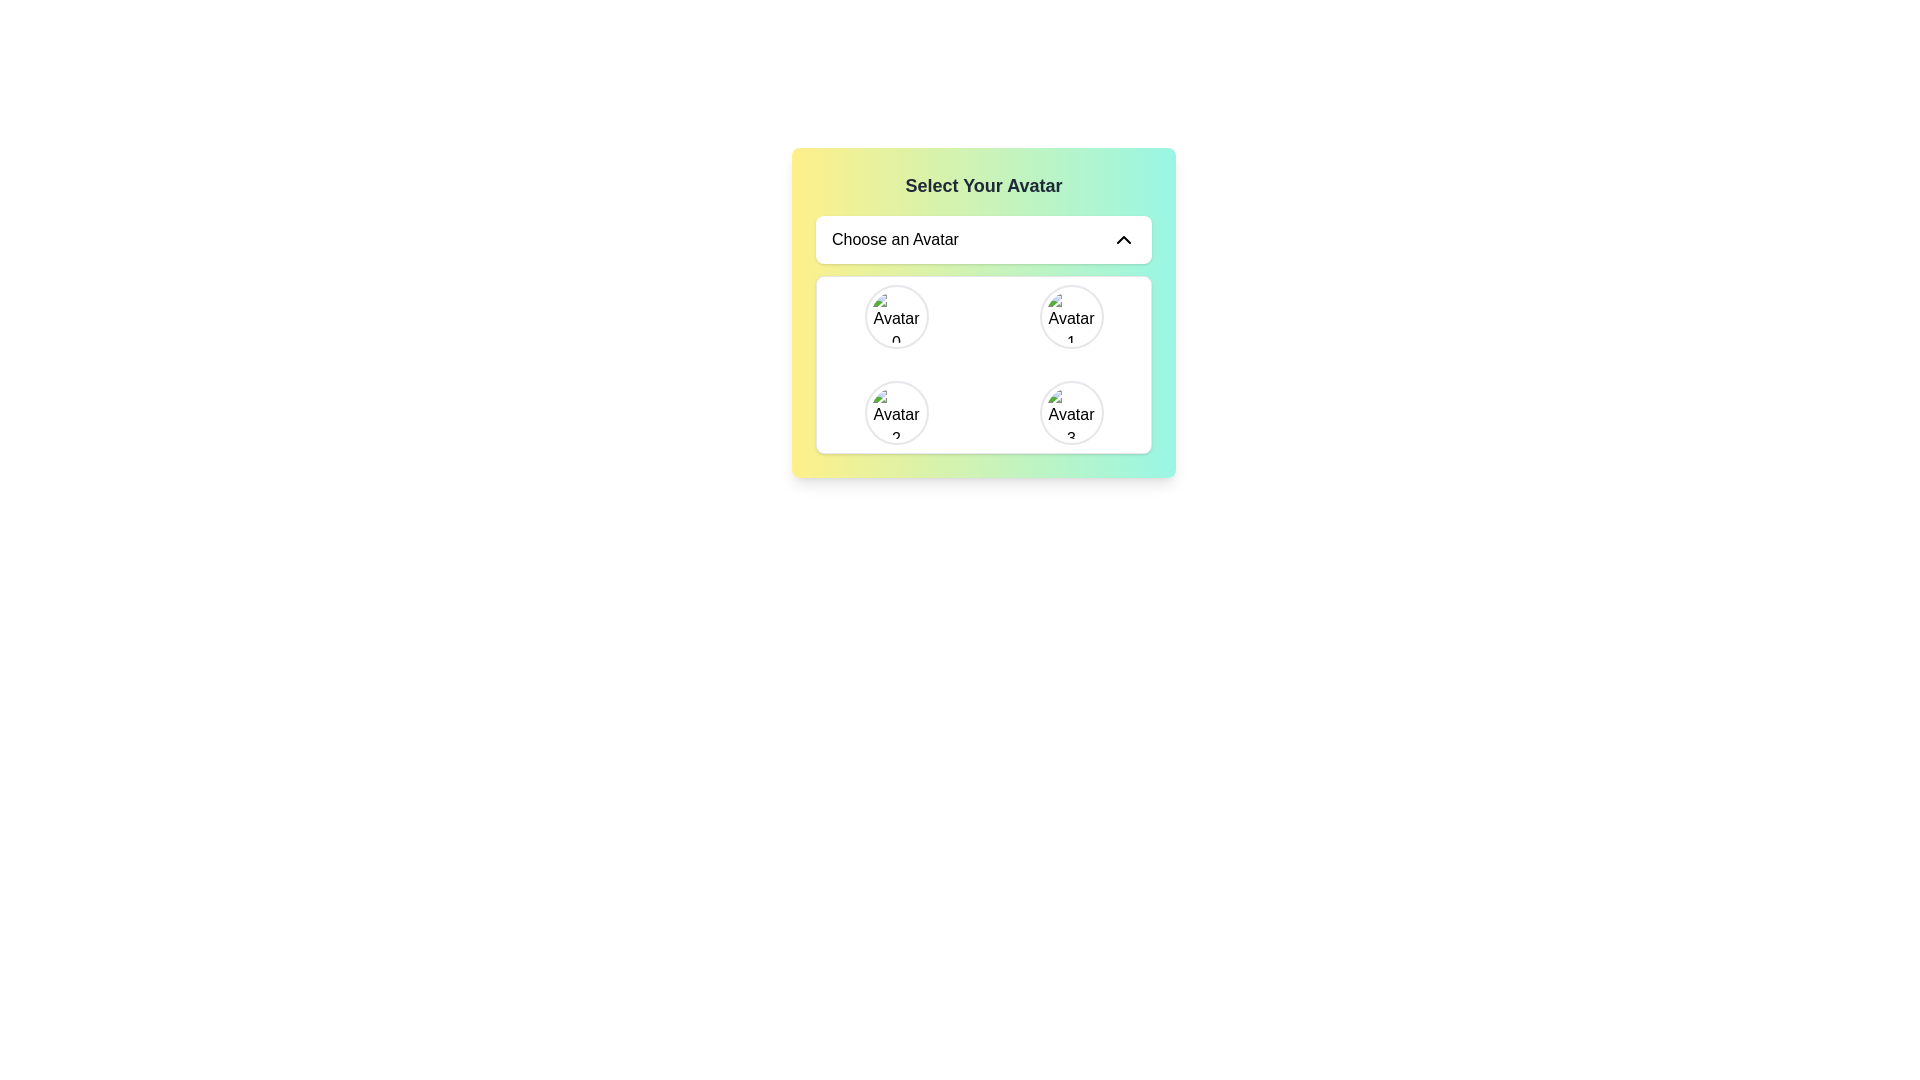  Describe the element at coordinates (1070, 315) in the screenshot. I see `the circular avatar icon located in the second column of the first row, which has a light border and a small placeholder image` at that location.